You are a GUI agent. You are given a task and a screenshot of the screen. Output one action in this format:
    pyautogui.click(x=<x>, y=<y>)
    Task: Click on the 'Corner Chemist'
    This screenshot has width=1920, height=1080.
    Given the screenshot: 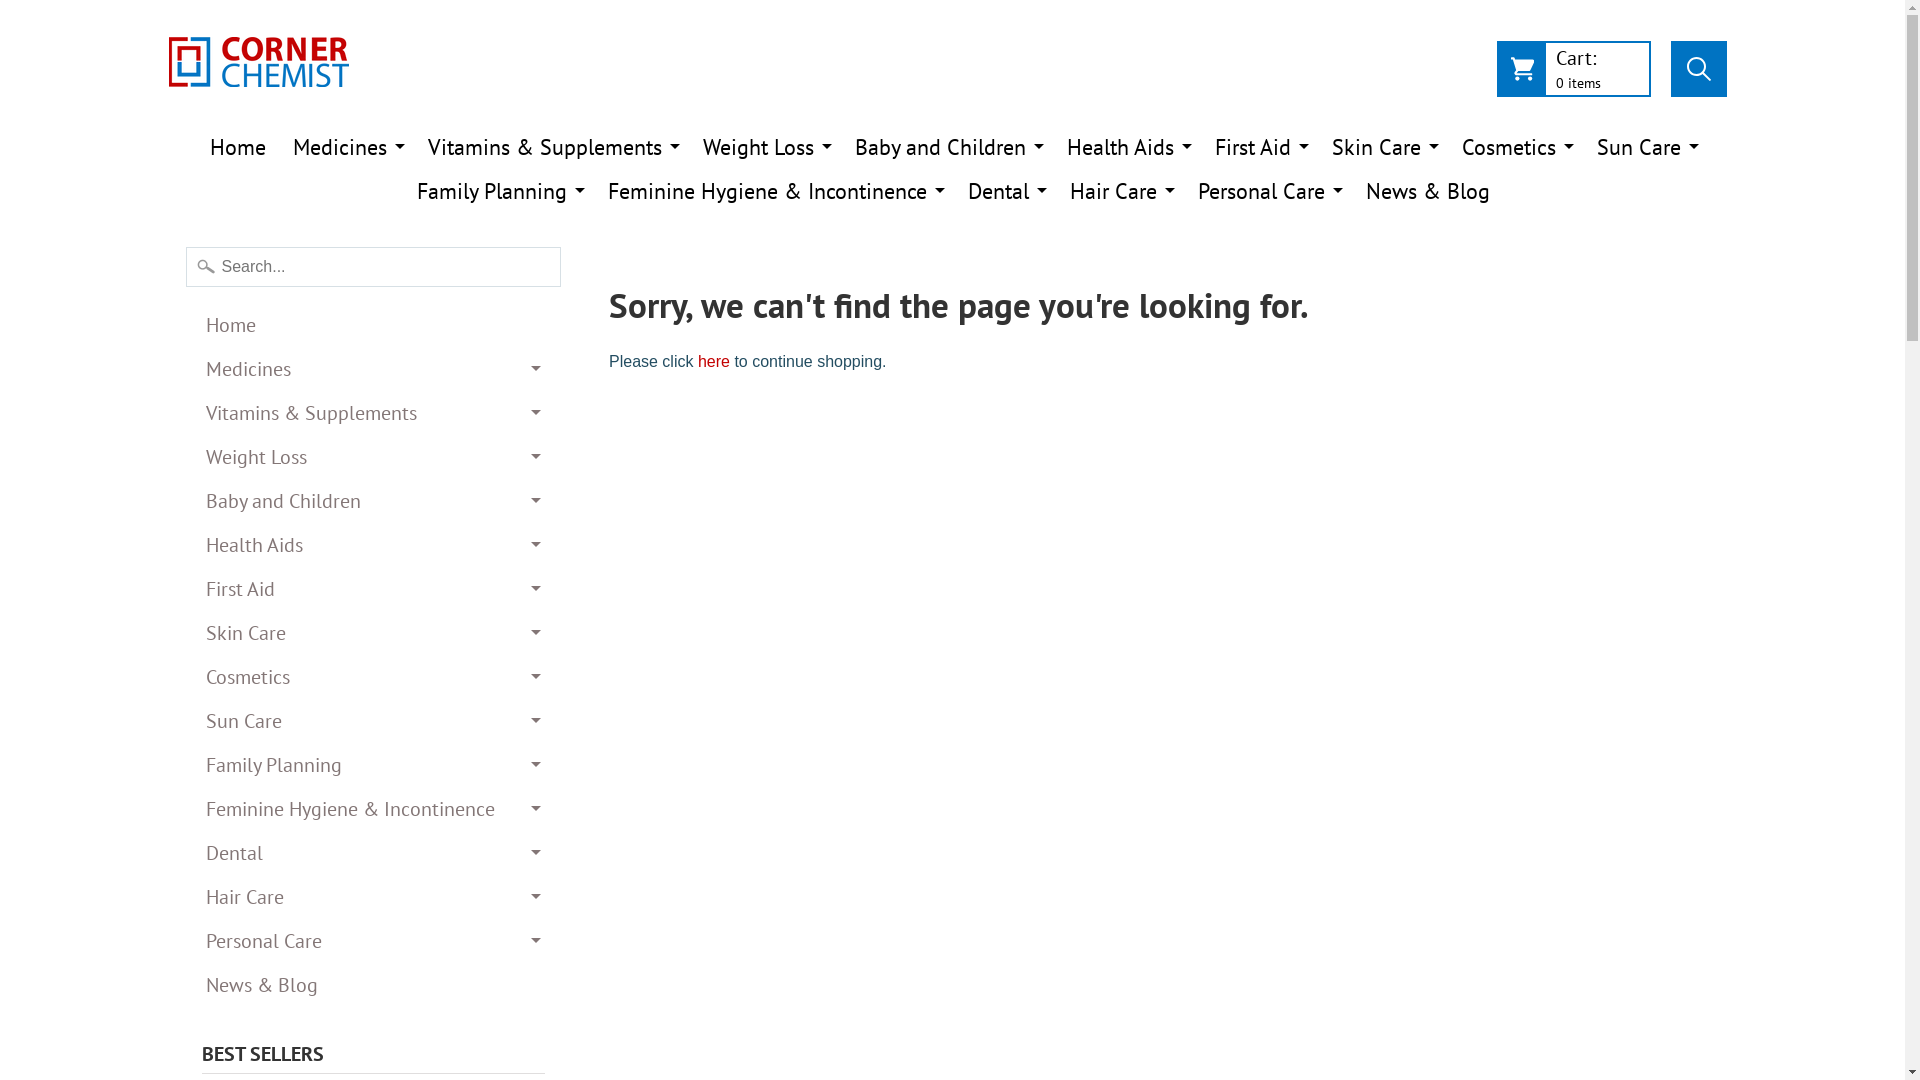 What is the action you would take?
    pyautogui.click(x=257, y=60)
    